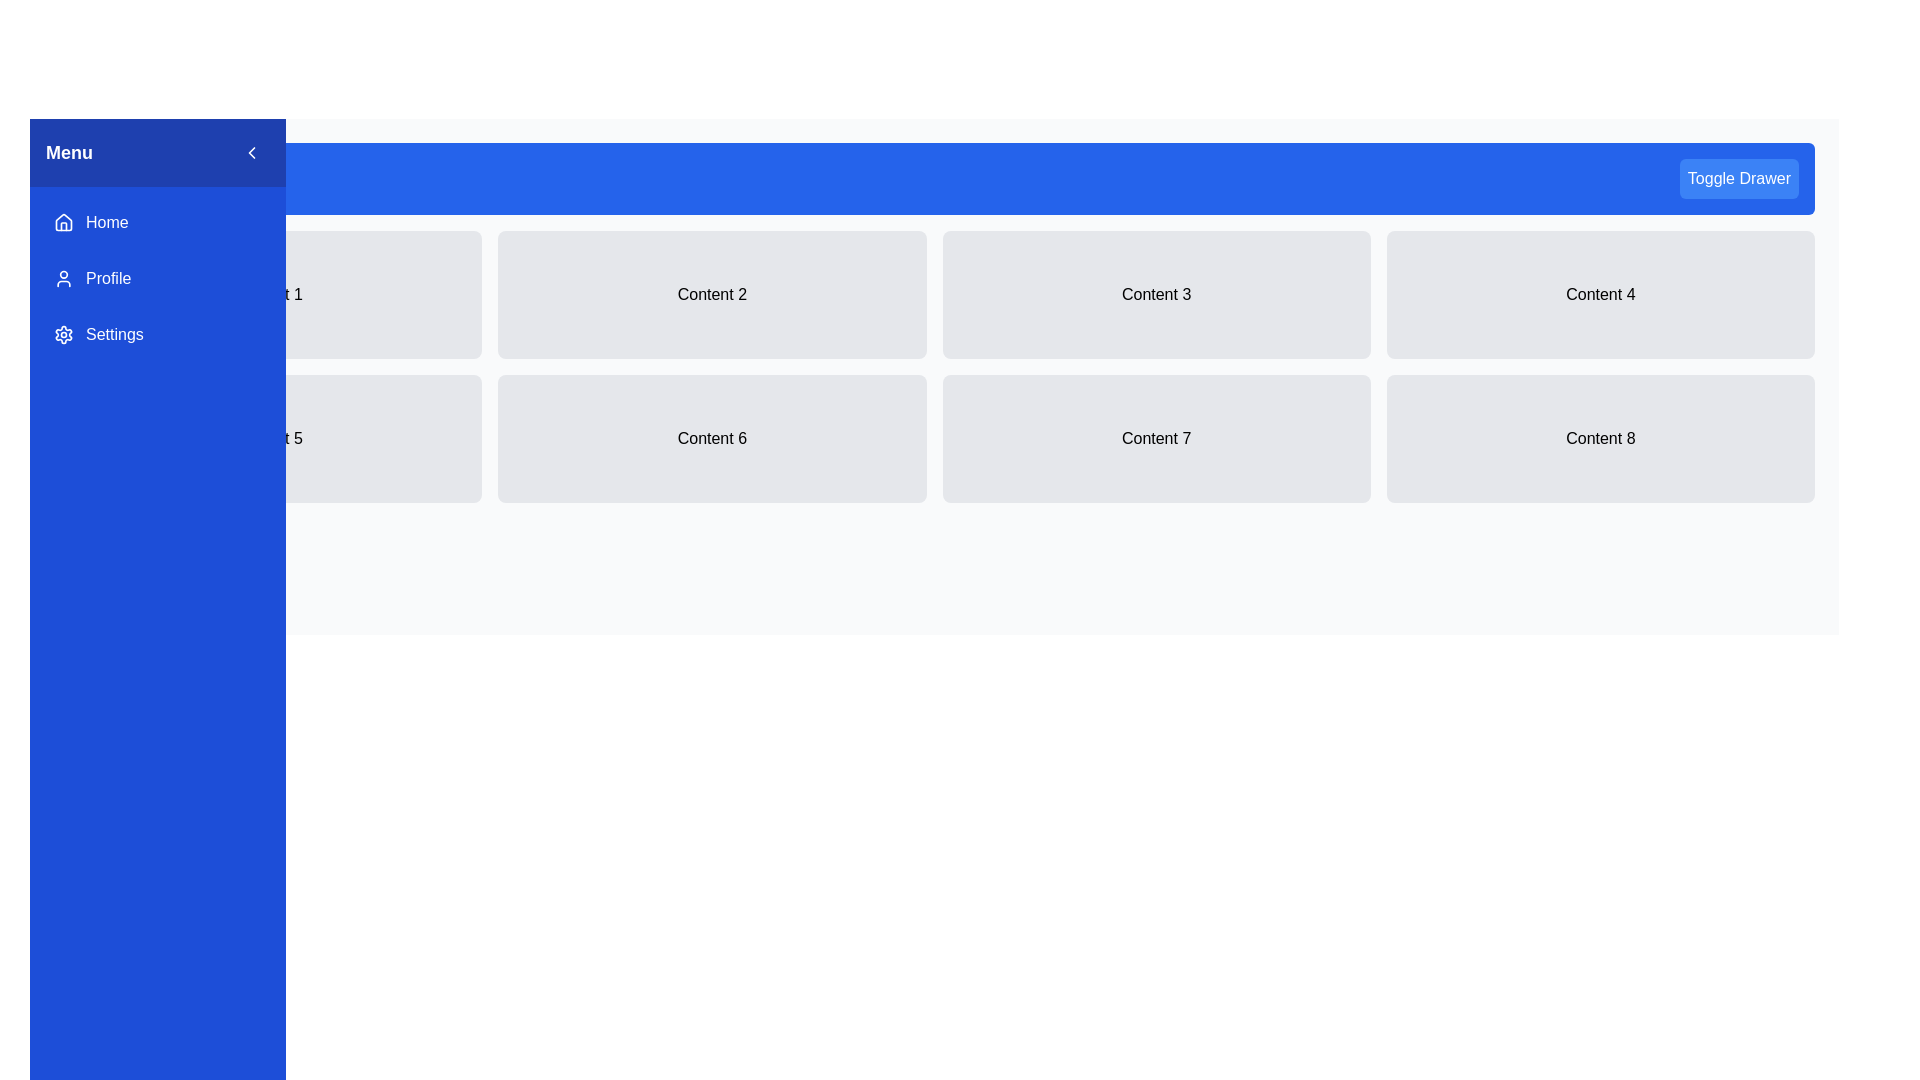  I want to click on the Chevron Left icon located in the navigation menu, positioned to the left of the 'Menu' title, so click(251, 152).